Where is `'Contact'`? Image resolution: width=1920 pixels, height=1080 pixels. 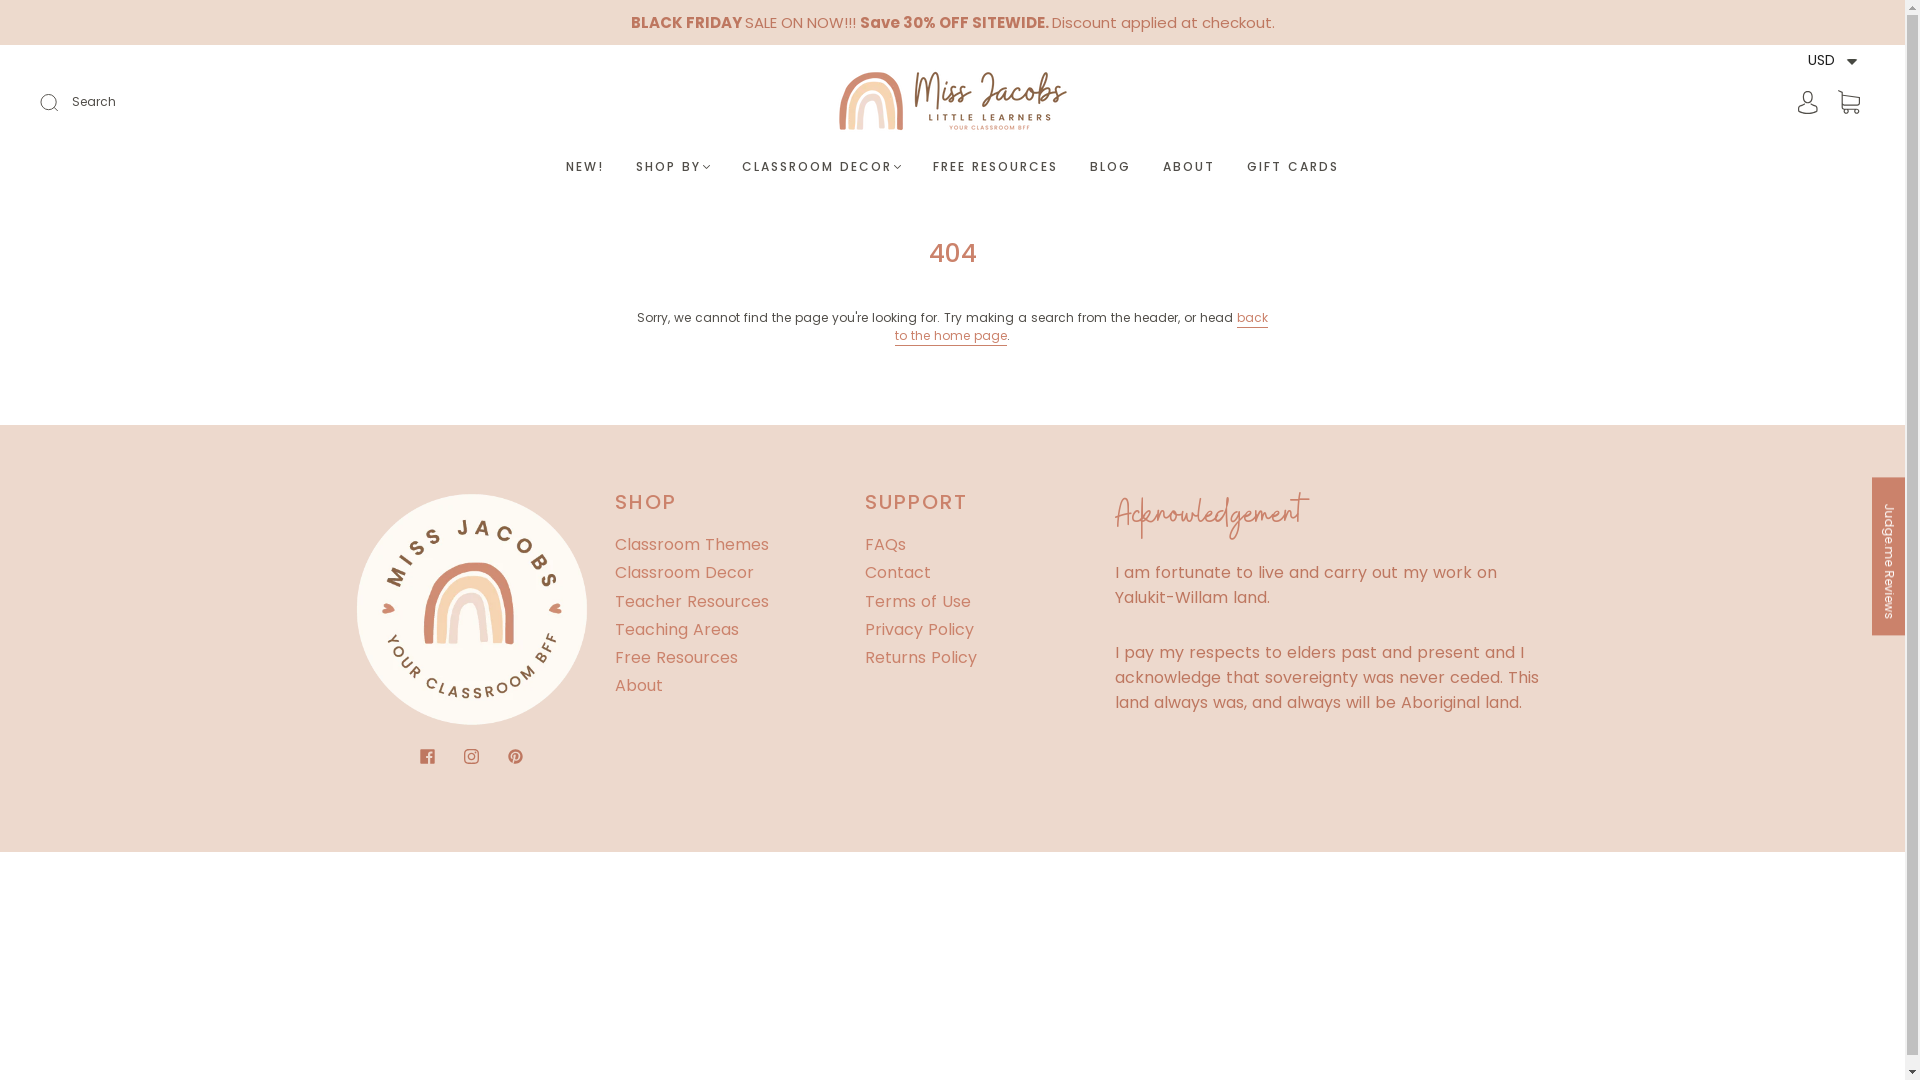
'Contact' is located at coordinates (864, 572).